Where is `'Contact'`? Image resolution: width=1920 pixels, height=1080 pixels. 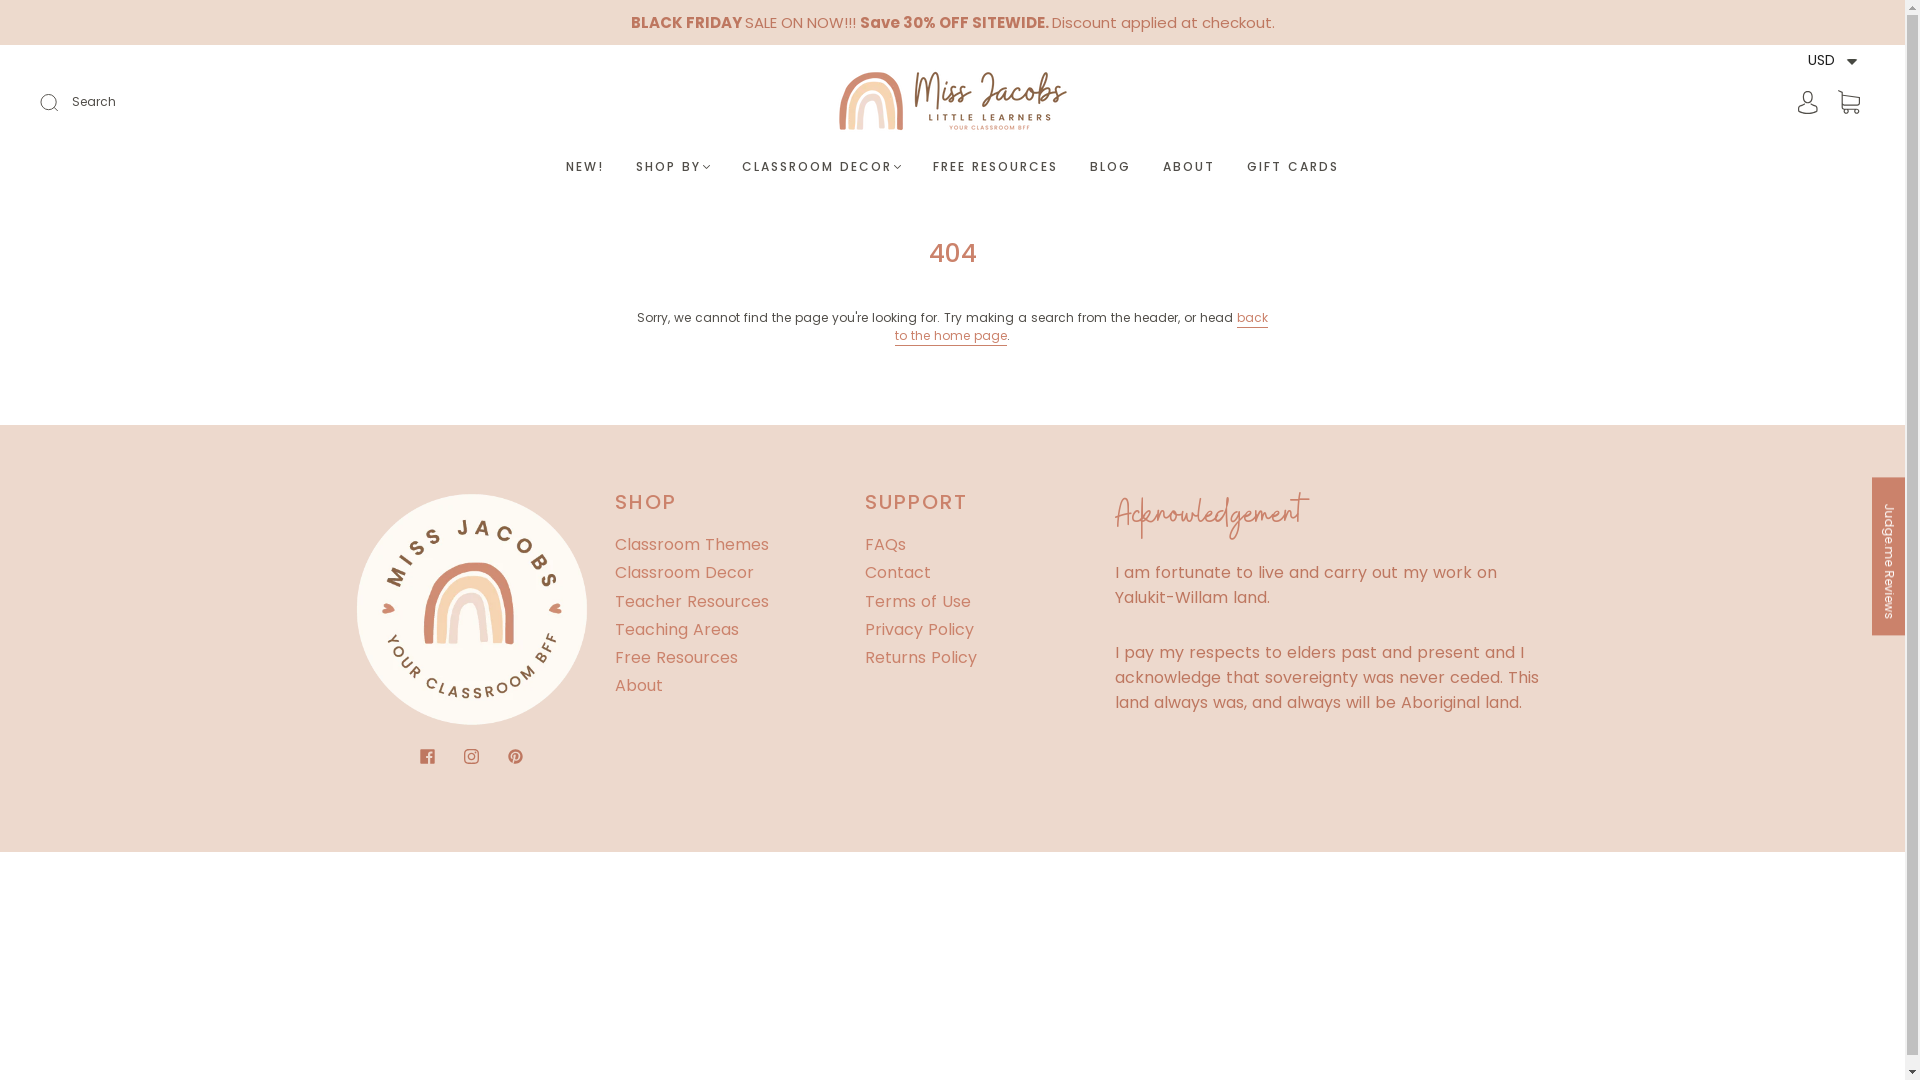
'Contact' is located at coordinates (864, 572).